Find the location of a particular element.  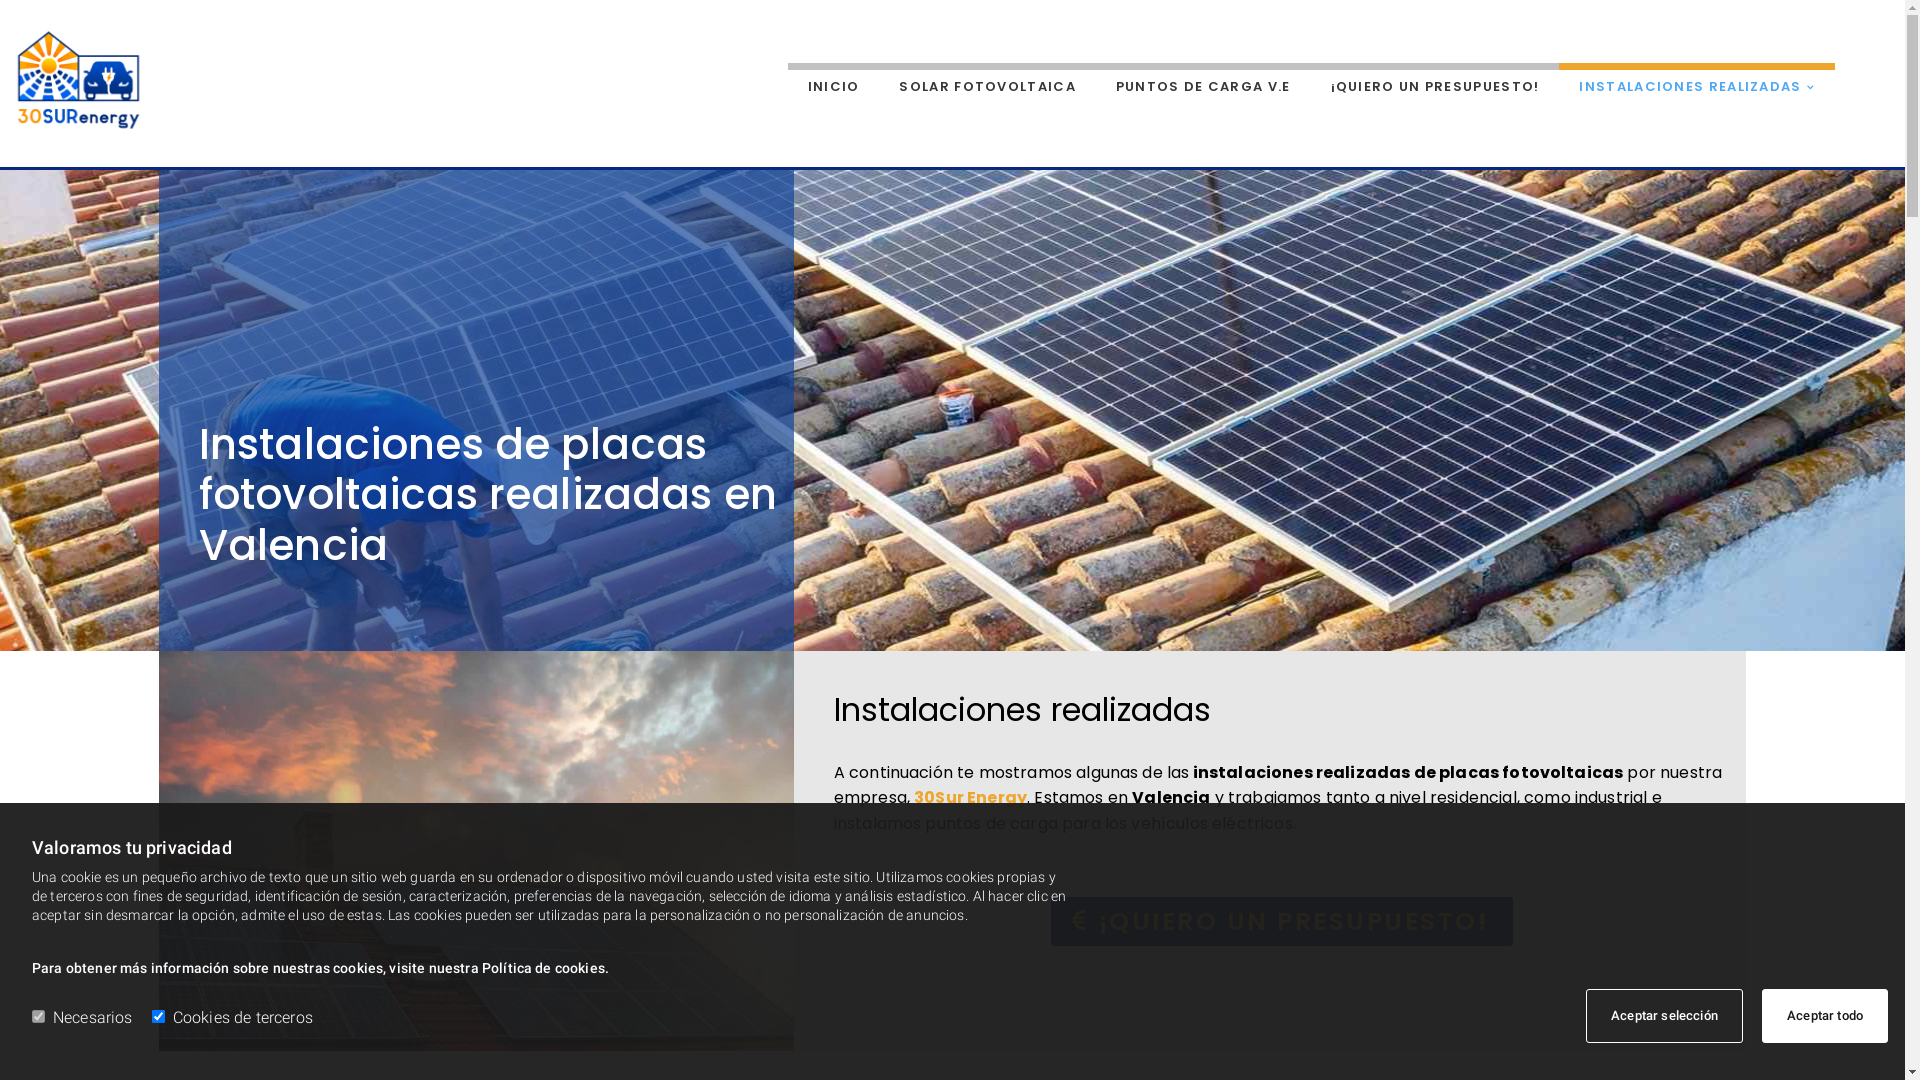

'SOLAR FOTOVOLTAICA' is located at coordinates (987, 82).